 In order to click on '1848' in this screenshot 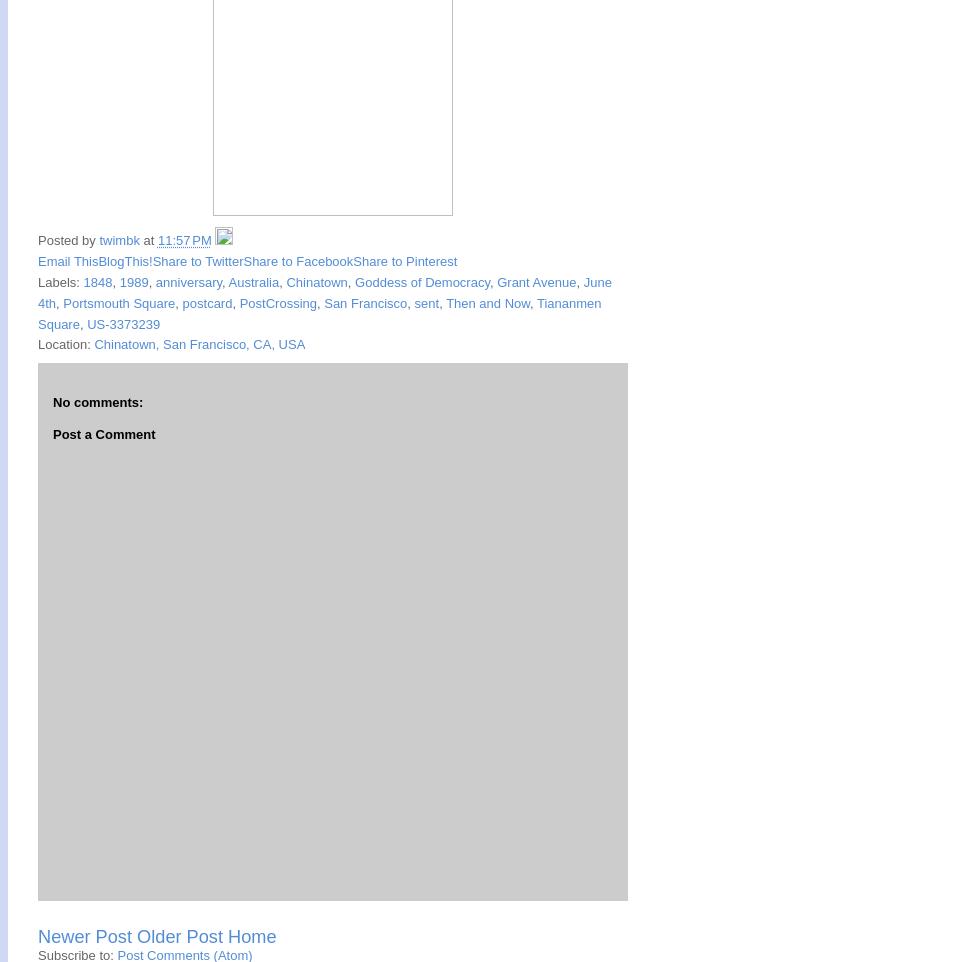, I will do `click(97, 282)`.